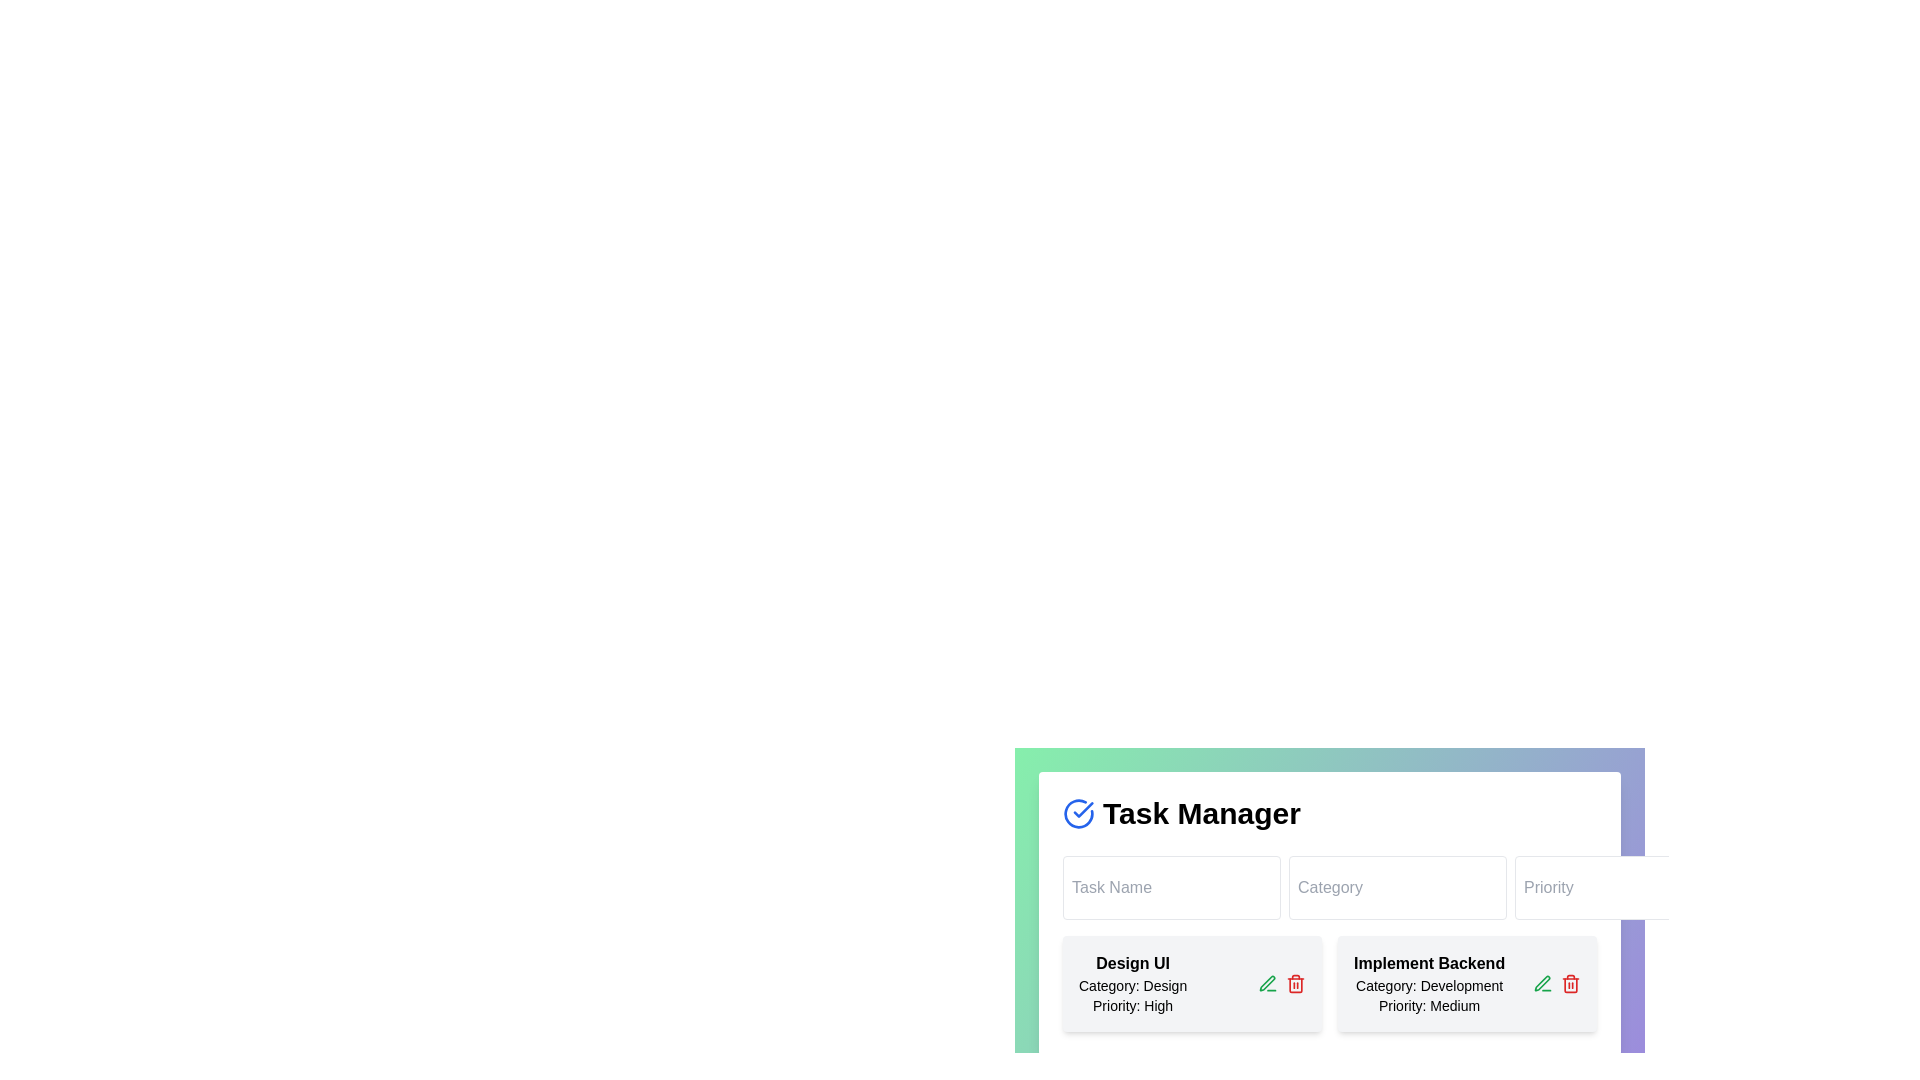  Describe the element at coordinates (1078, 813) in the screenshot. I see `attributes of the circular blue checkmark icon located to the left of the 'Task Manager' text in the card header` at that location.